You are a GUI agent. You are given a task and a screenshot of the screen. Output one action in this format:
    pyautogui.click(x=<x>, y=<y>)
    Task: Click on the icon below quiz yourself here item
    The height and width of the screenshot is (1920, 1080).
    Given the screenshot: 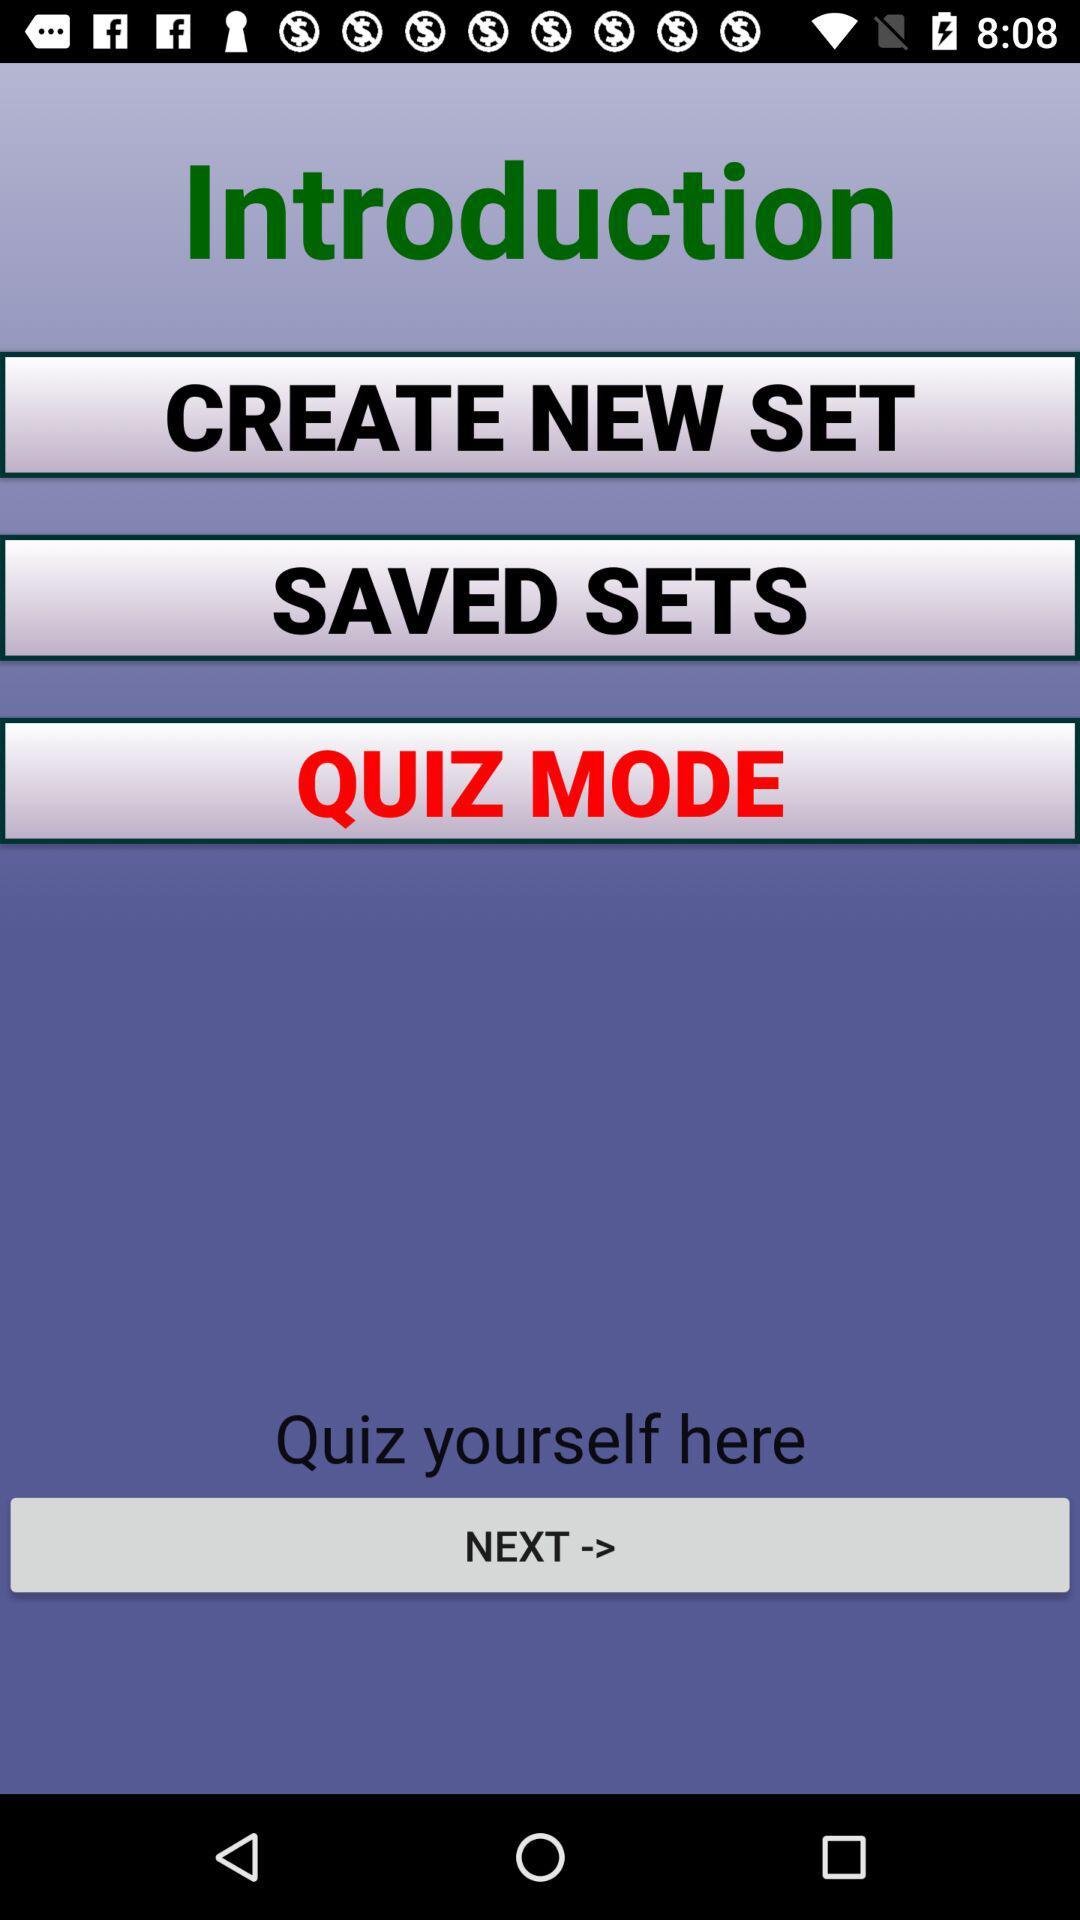 What is the action you would take?
    pyautogui.click(x=540, y=1544)
    